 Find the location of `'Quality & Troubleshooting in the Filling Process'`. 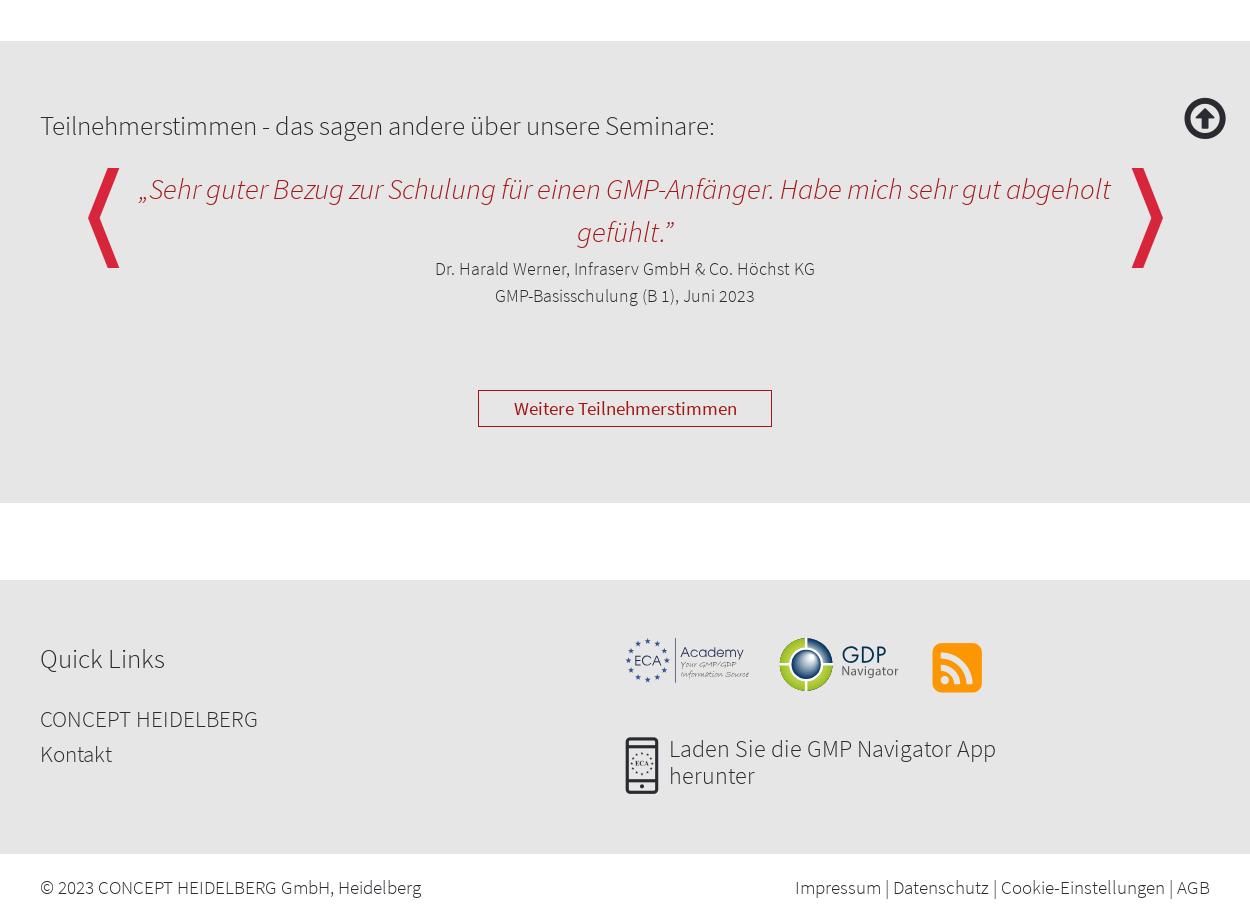

'Quality & Troubleshooting in the Filling Process' is located at coordinates (238, 387).